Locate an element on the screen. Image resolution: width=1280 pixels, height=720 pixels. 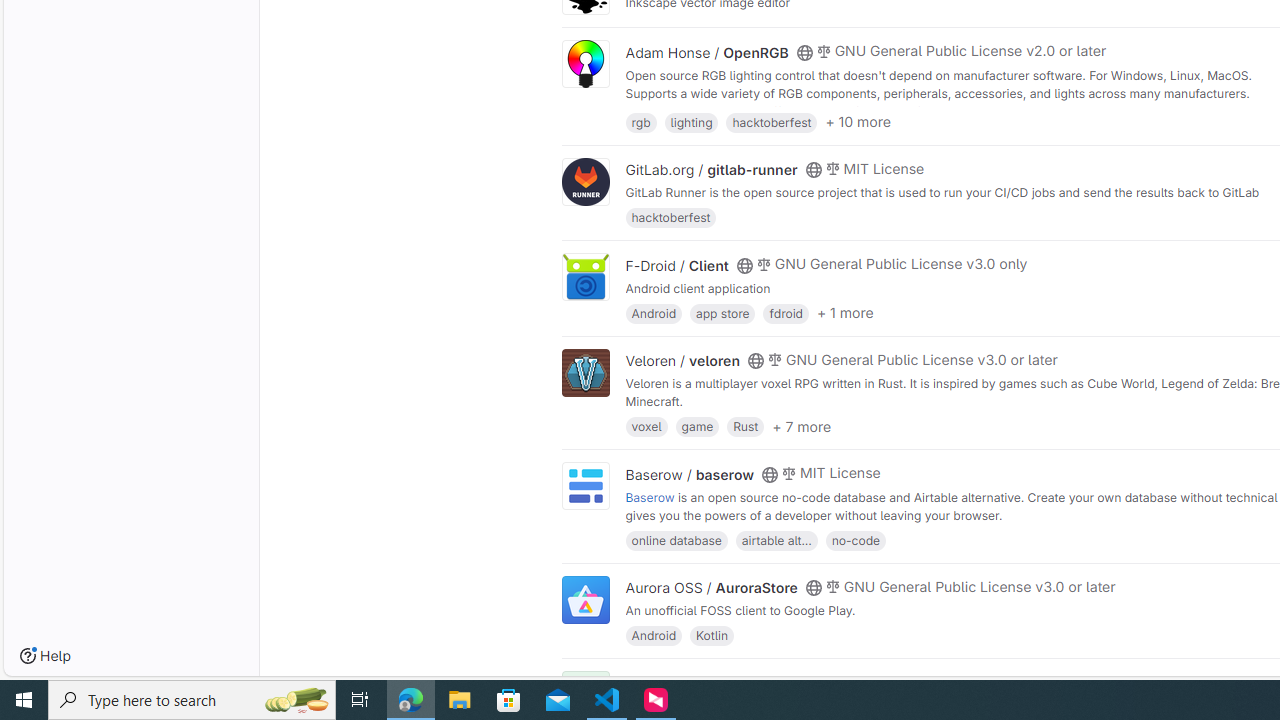
'Baserow / baserow' is located at coordinates (689, 474).